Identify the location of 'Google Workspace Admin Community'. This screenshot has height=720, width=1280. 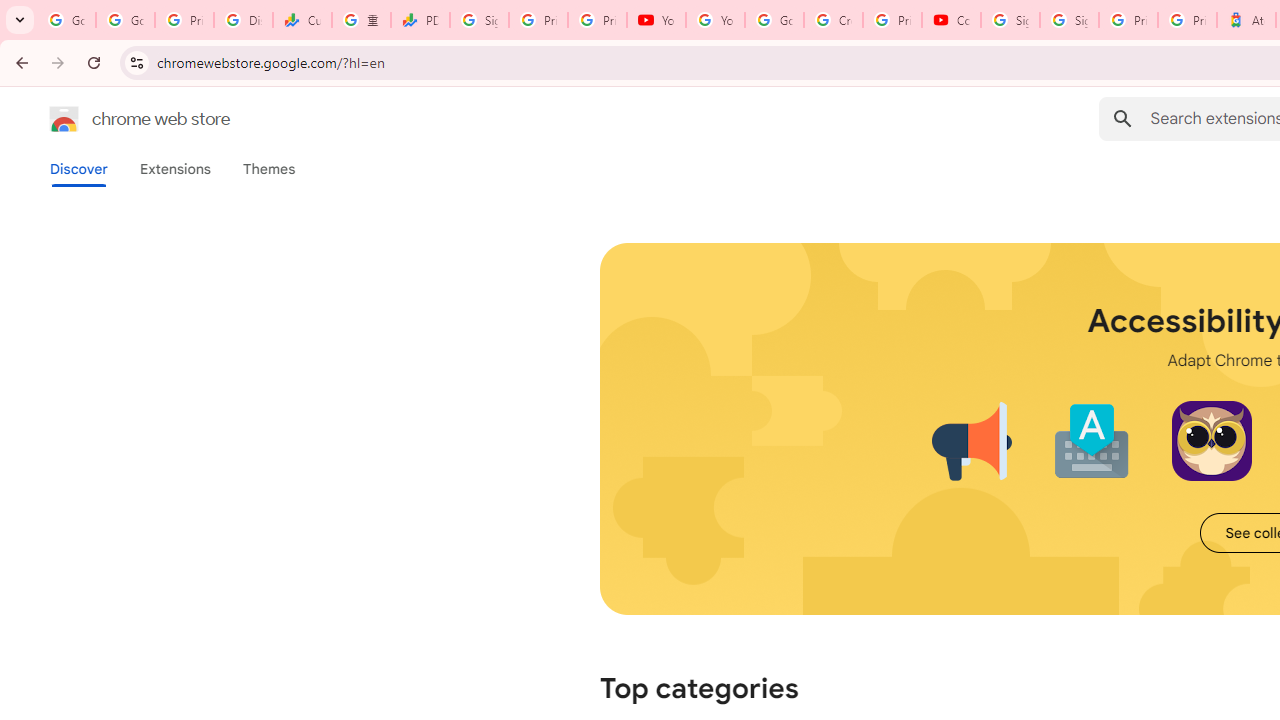
(66, 20).